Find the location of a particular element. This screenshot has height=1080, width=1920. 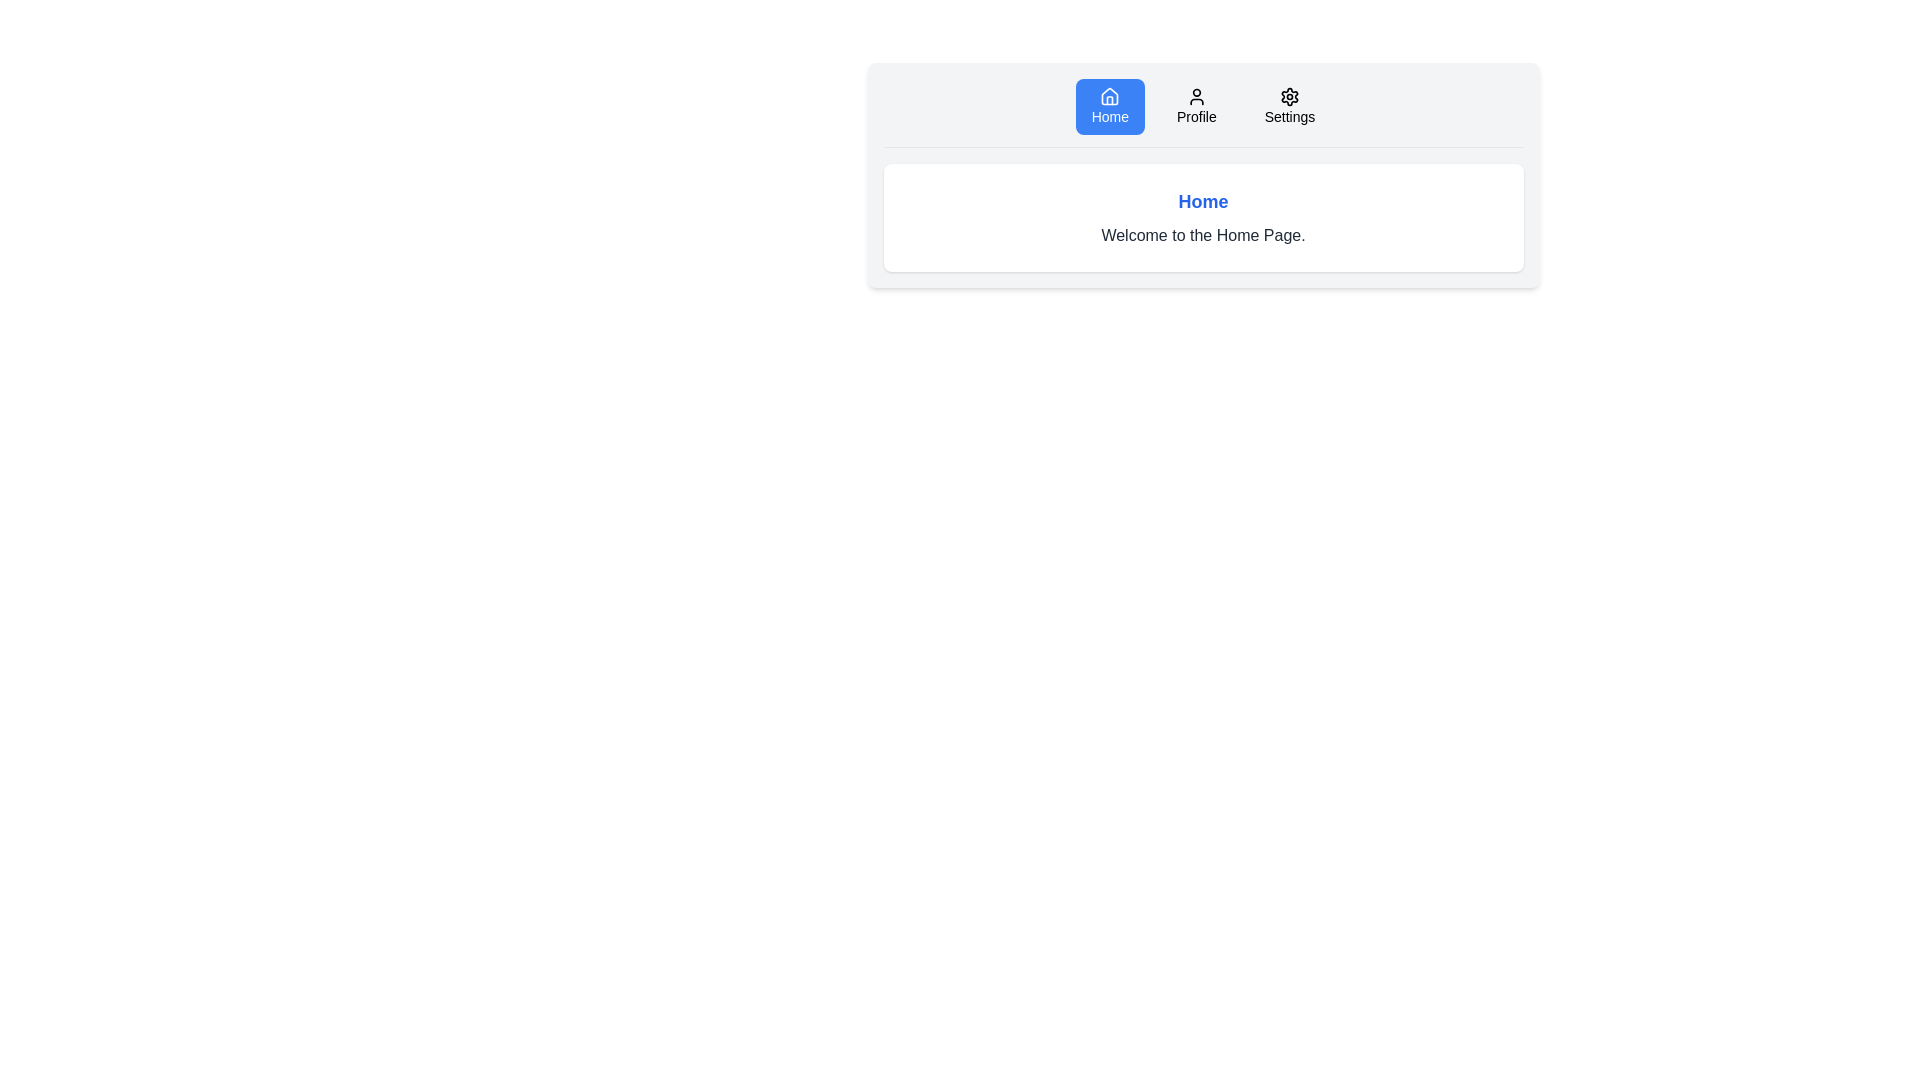

the tab labeled Home to examine its appearance is located at coordinates (1109, 107).